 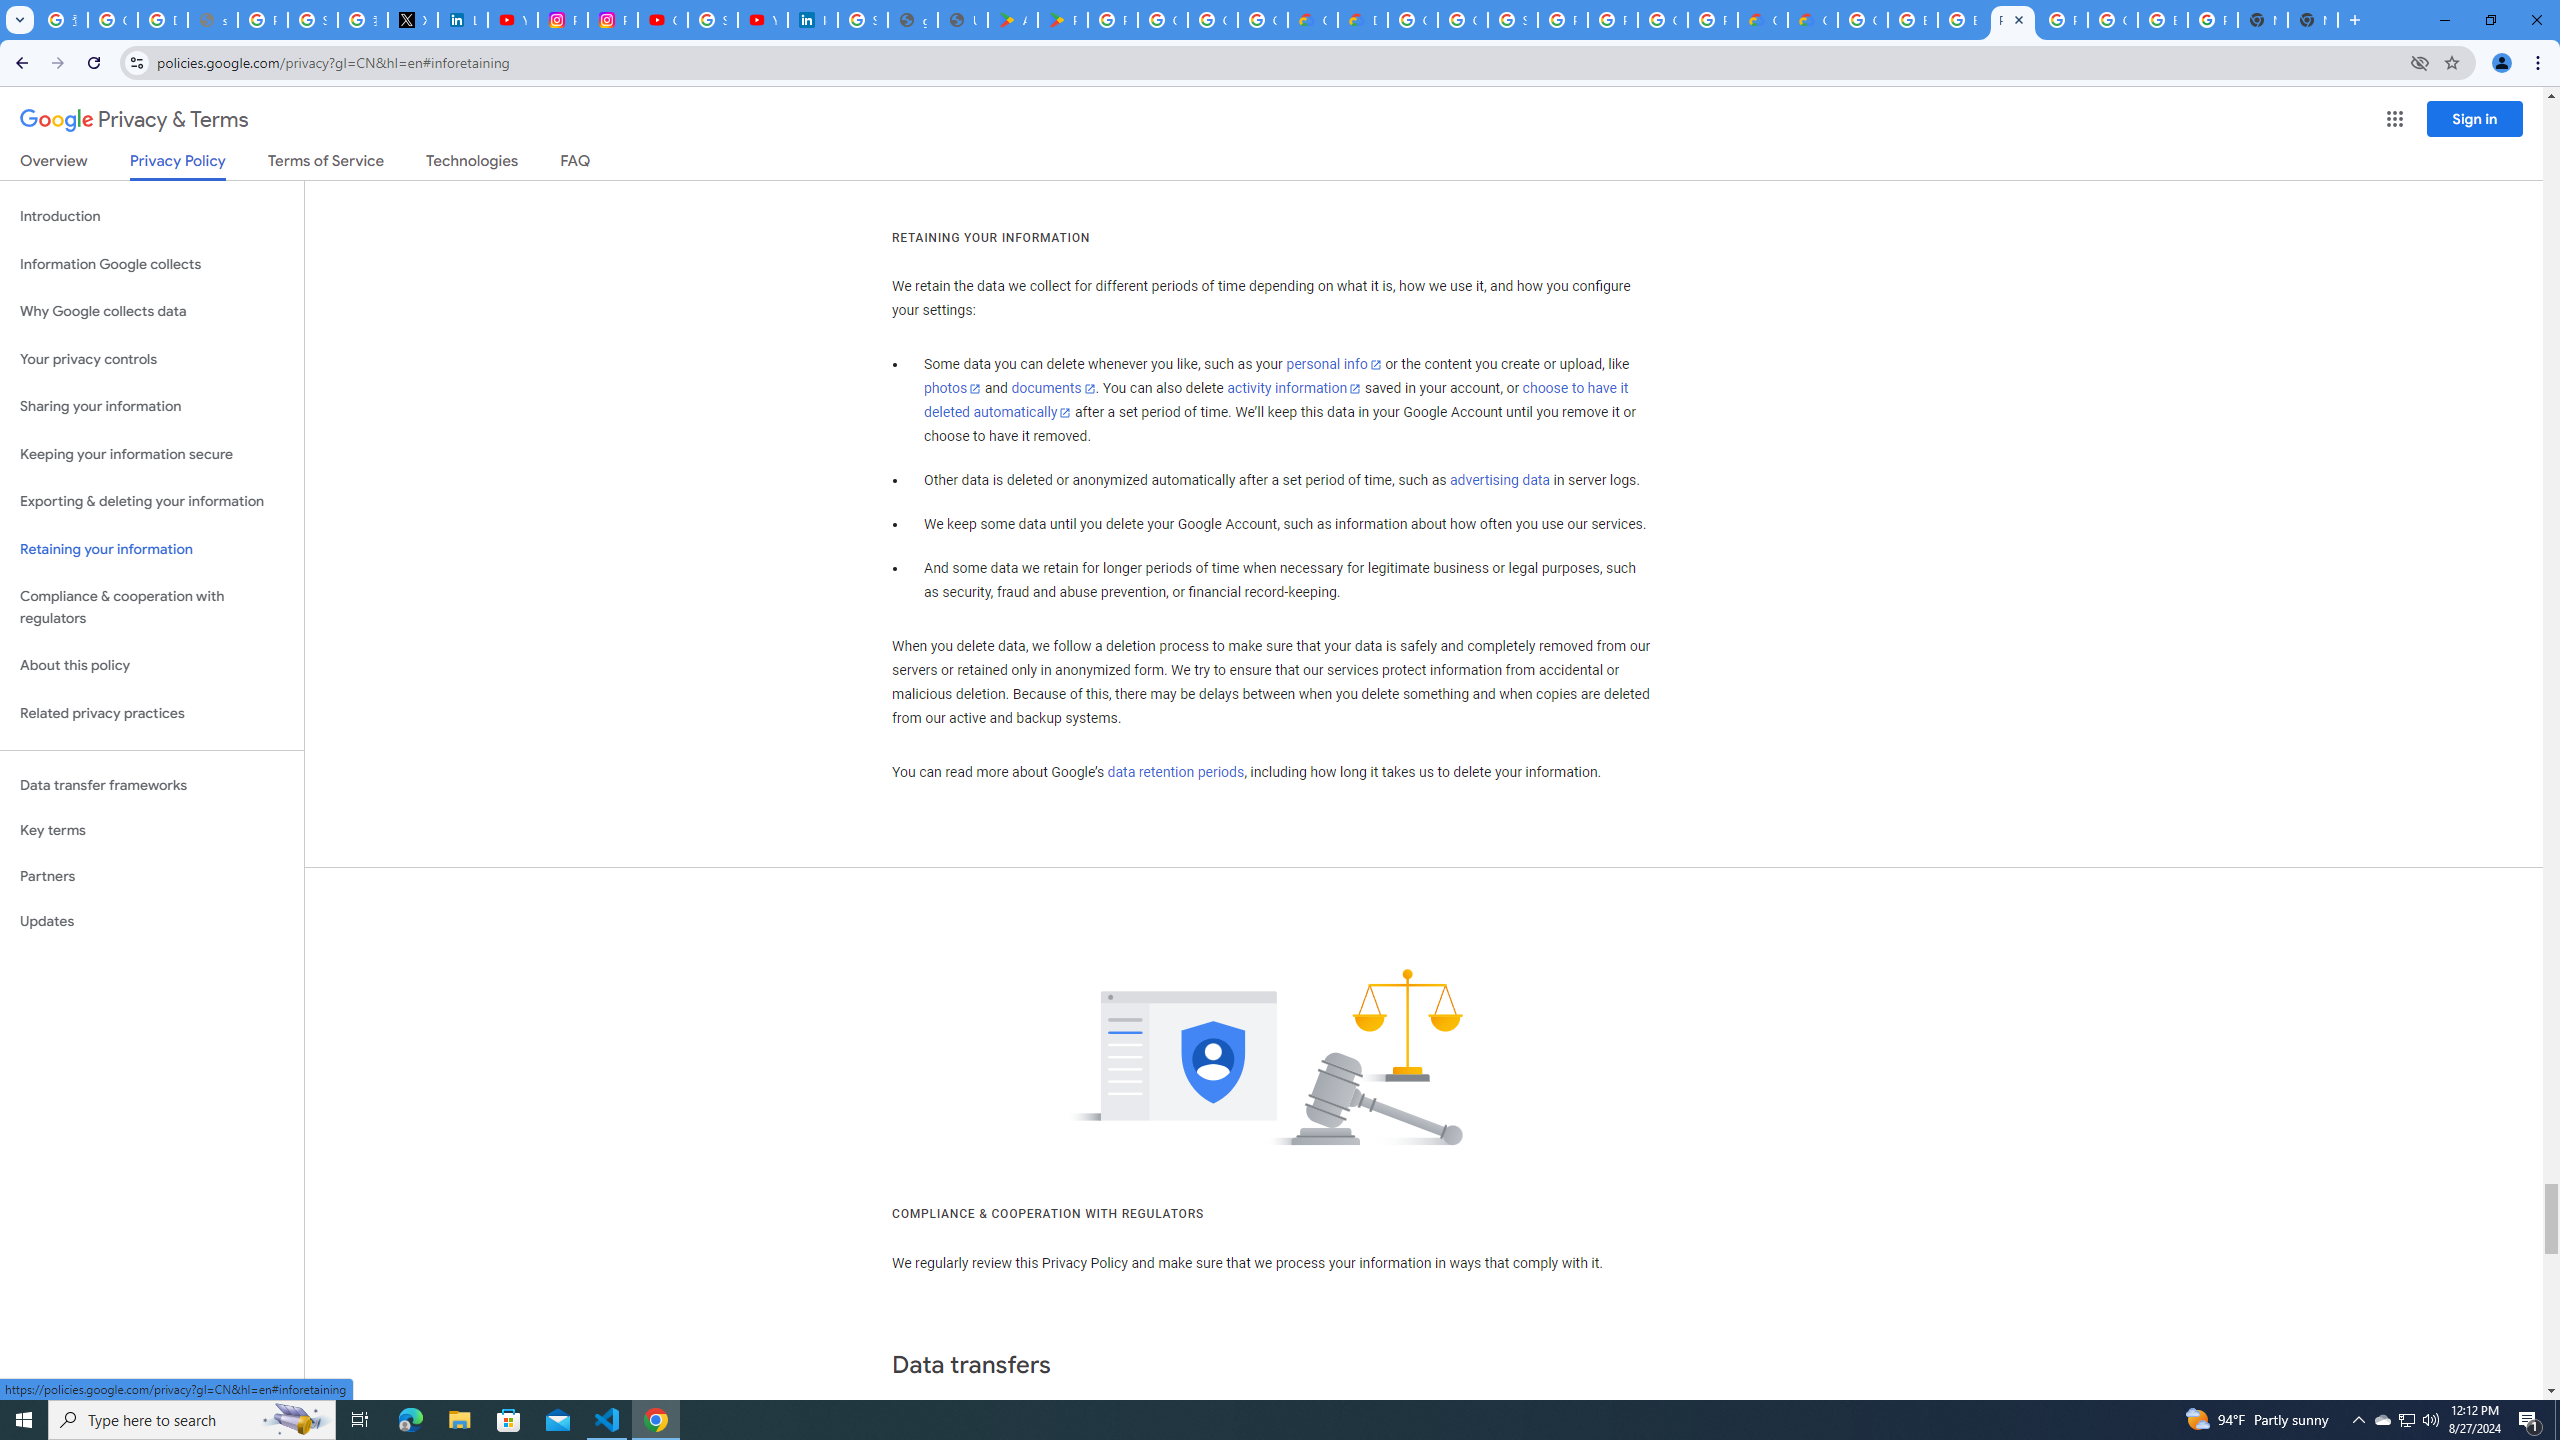 What do you see at coordinates (962, 19) in the screenshot?
I see `'User Details'` at bounding box center [962, 19].